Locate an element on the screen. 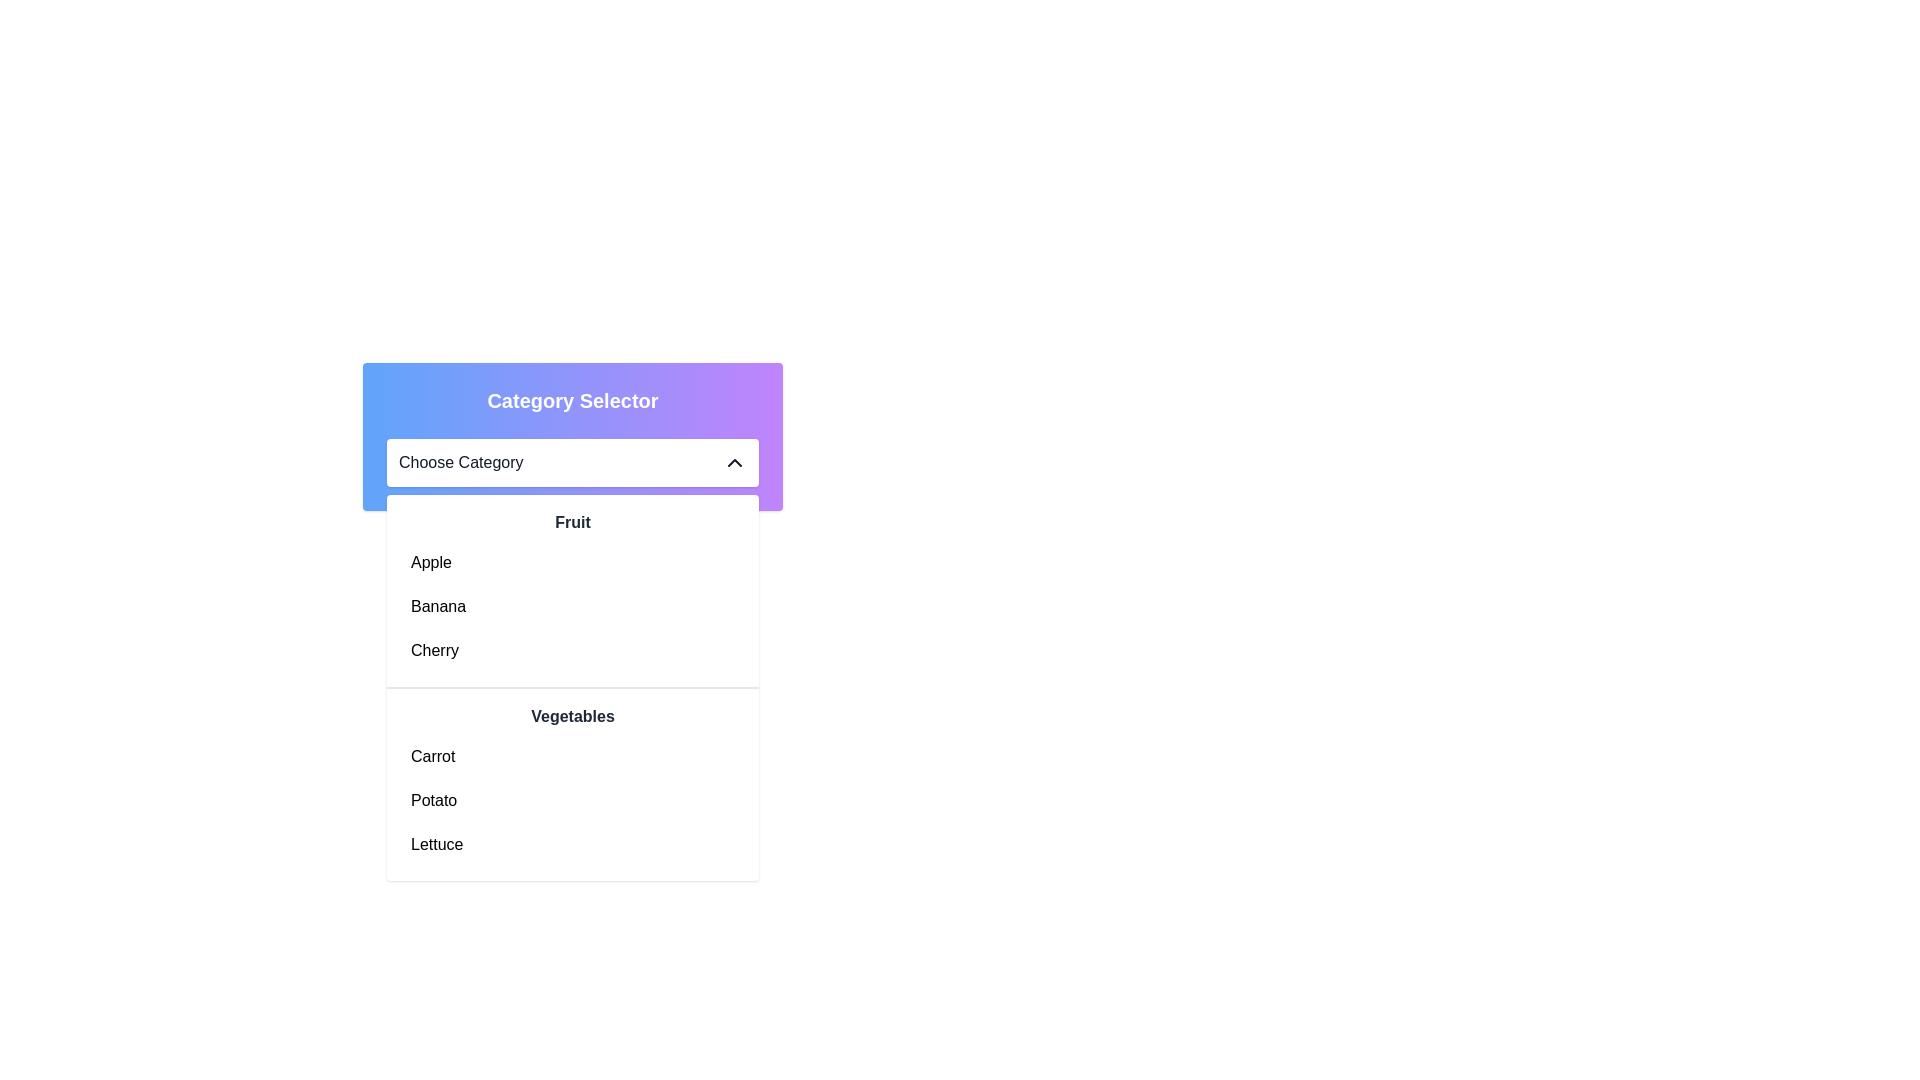  the text label displaying 'Apple' in black font within the dropdown menu under the 'Fruit' category is located at coordinates (430, 563).